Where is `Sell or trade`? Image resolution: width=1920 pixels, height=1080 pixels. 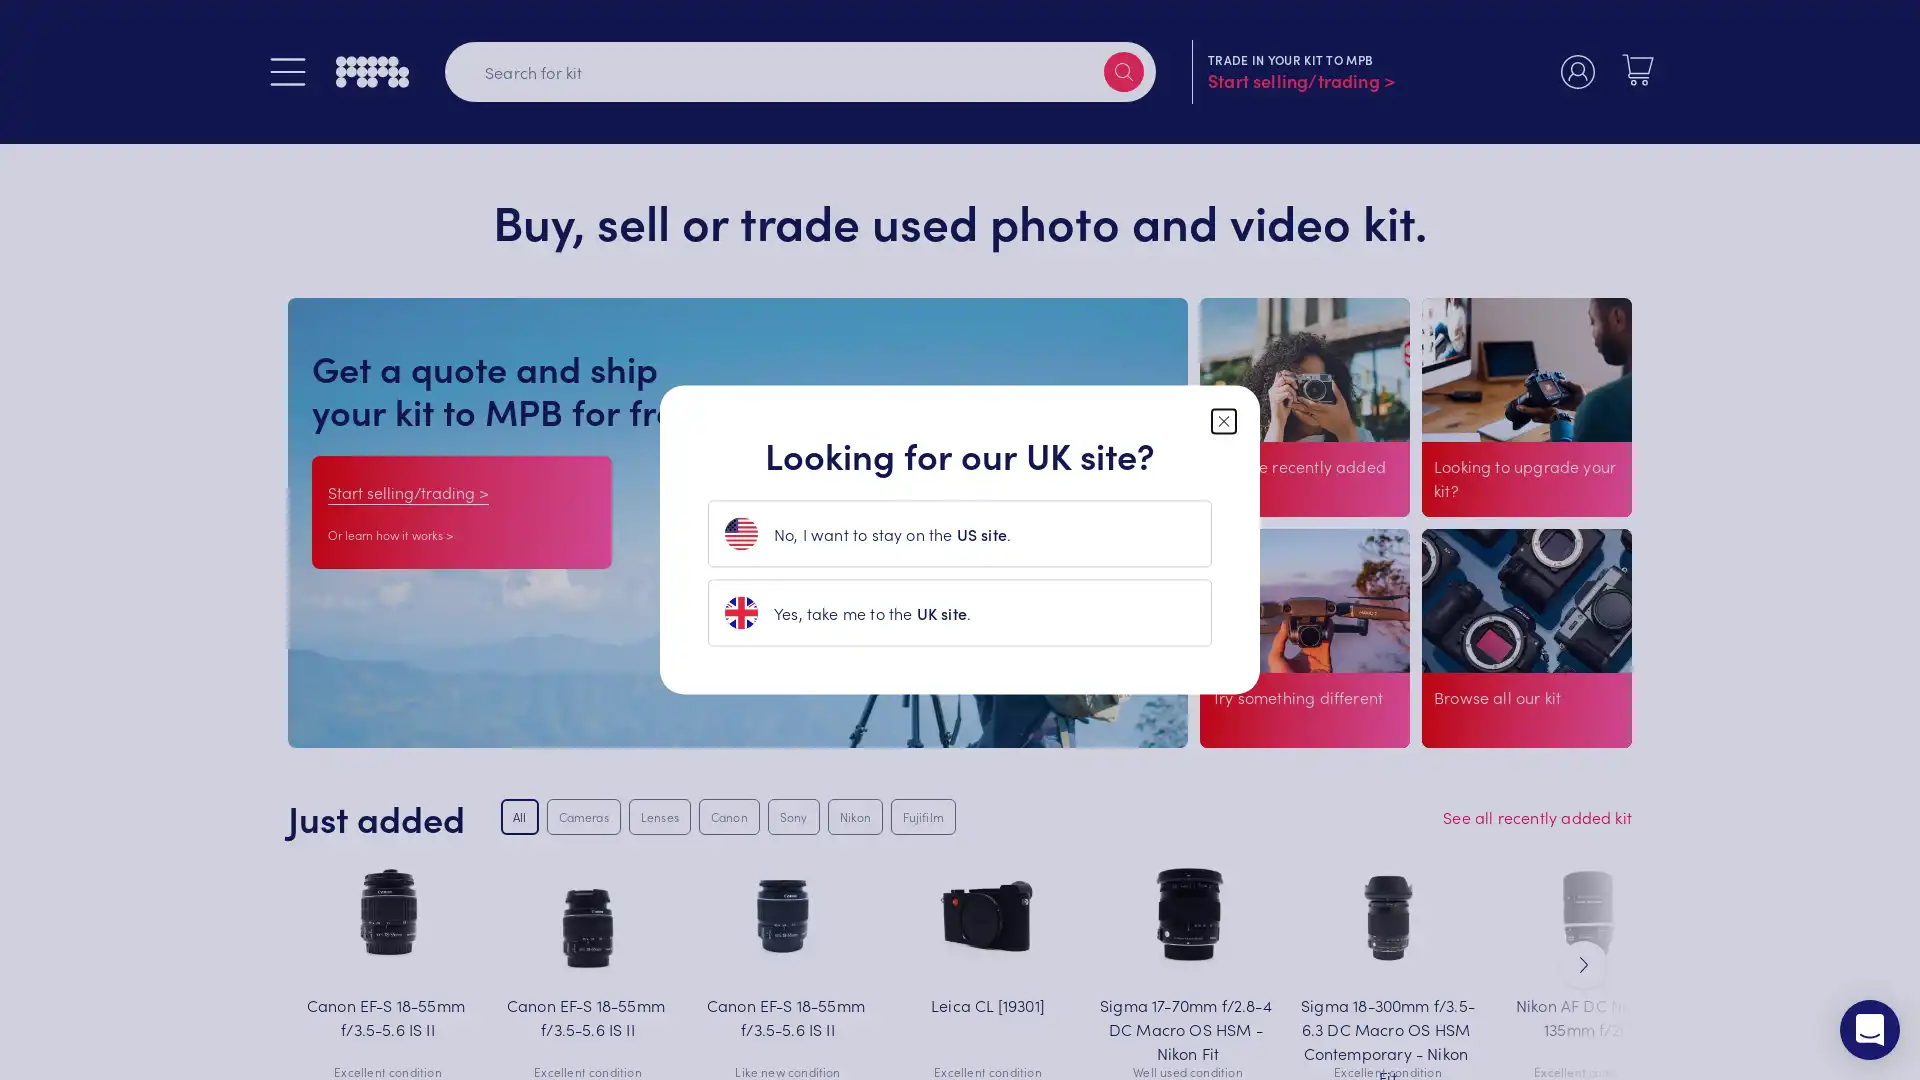
Sell or trade is located at coordinates (1488, 519).